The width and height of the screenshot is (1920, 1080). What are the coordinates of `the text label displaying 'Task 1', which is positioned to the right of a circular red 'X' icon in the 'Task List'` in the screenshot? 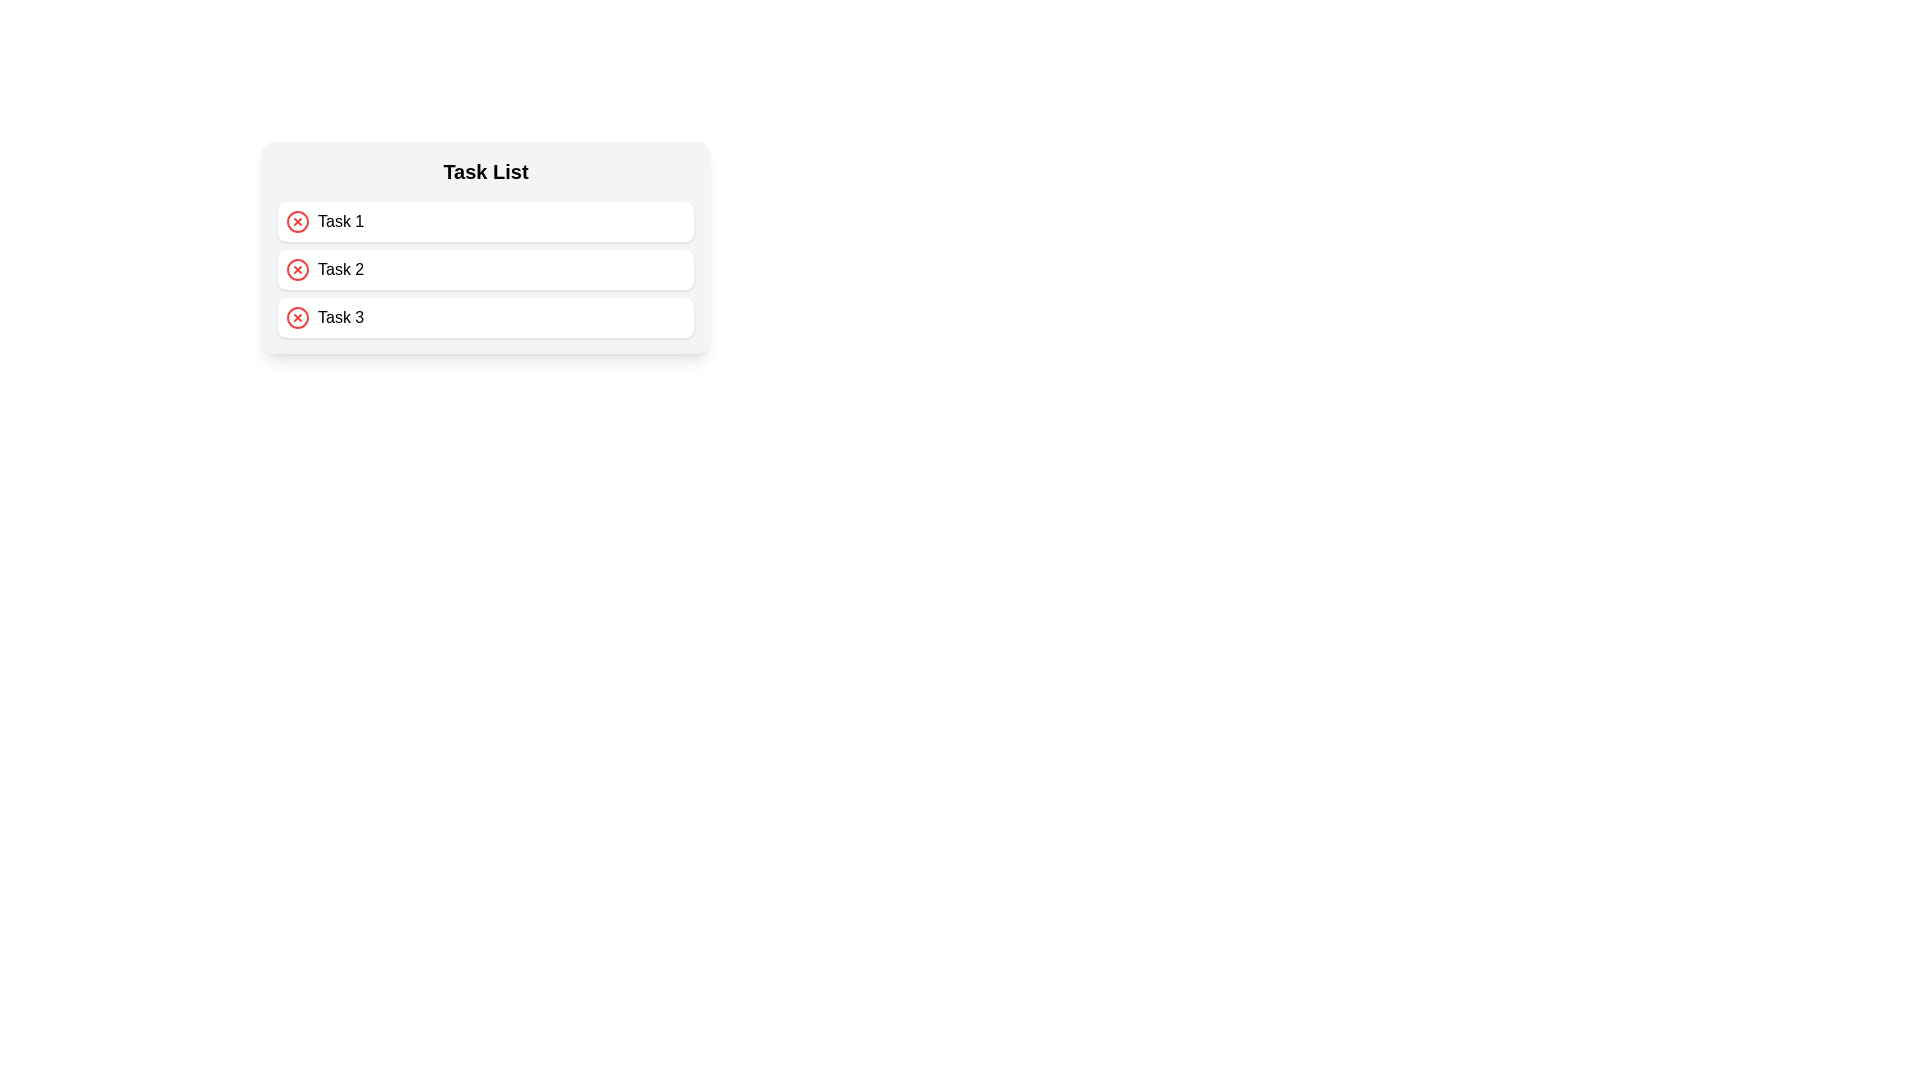 It's located at (341, 222).